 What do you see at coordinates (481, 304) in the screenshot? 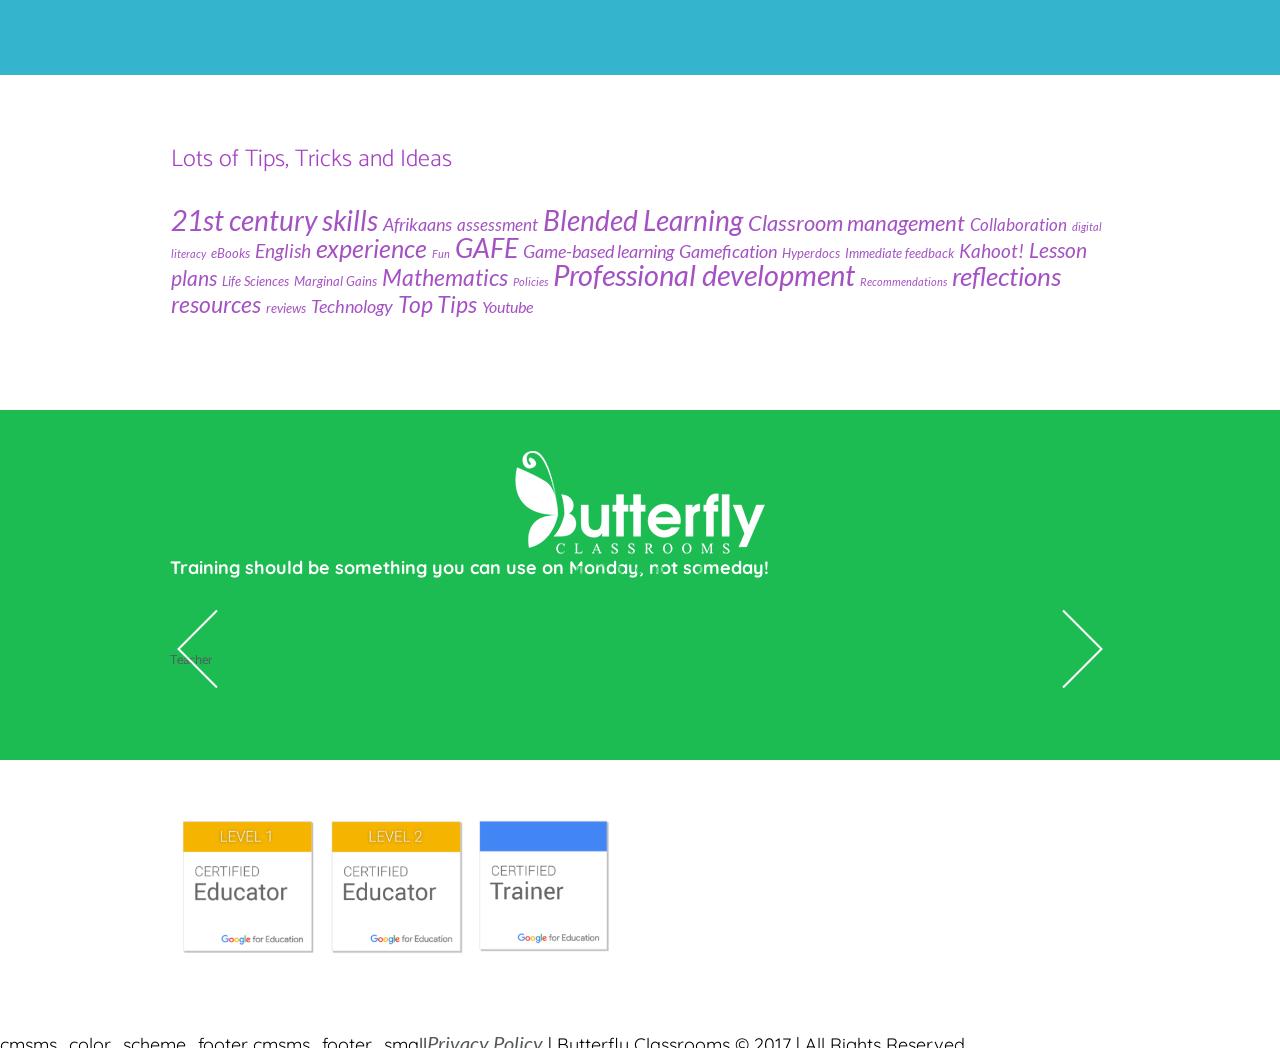
I see `'Youtube'` at bounding box center [481, 304].